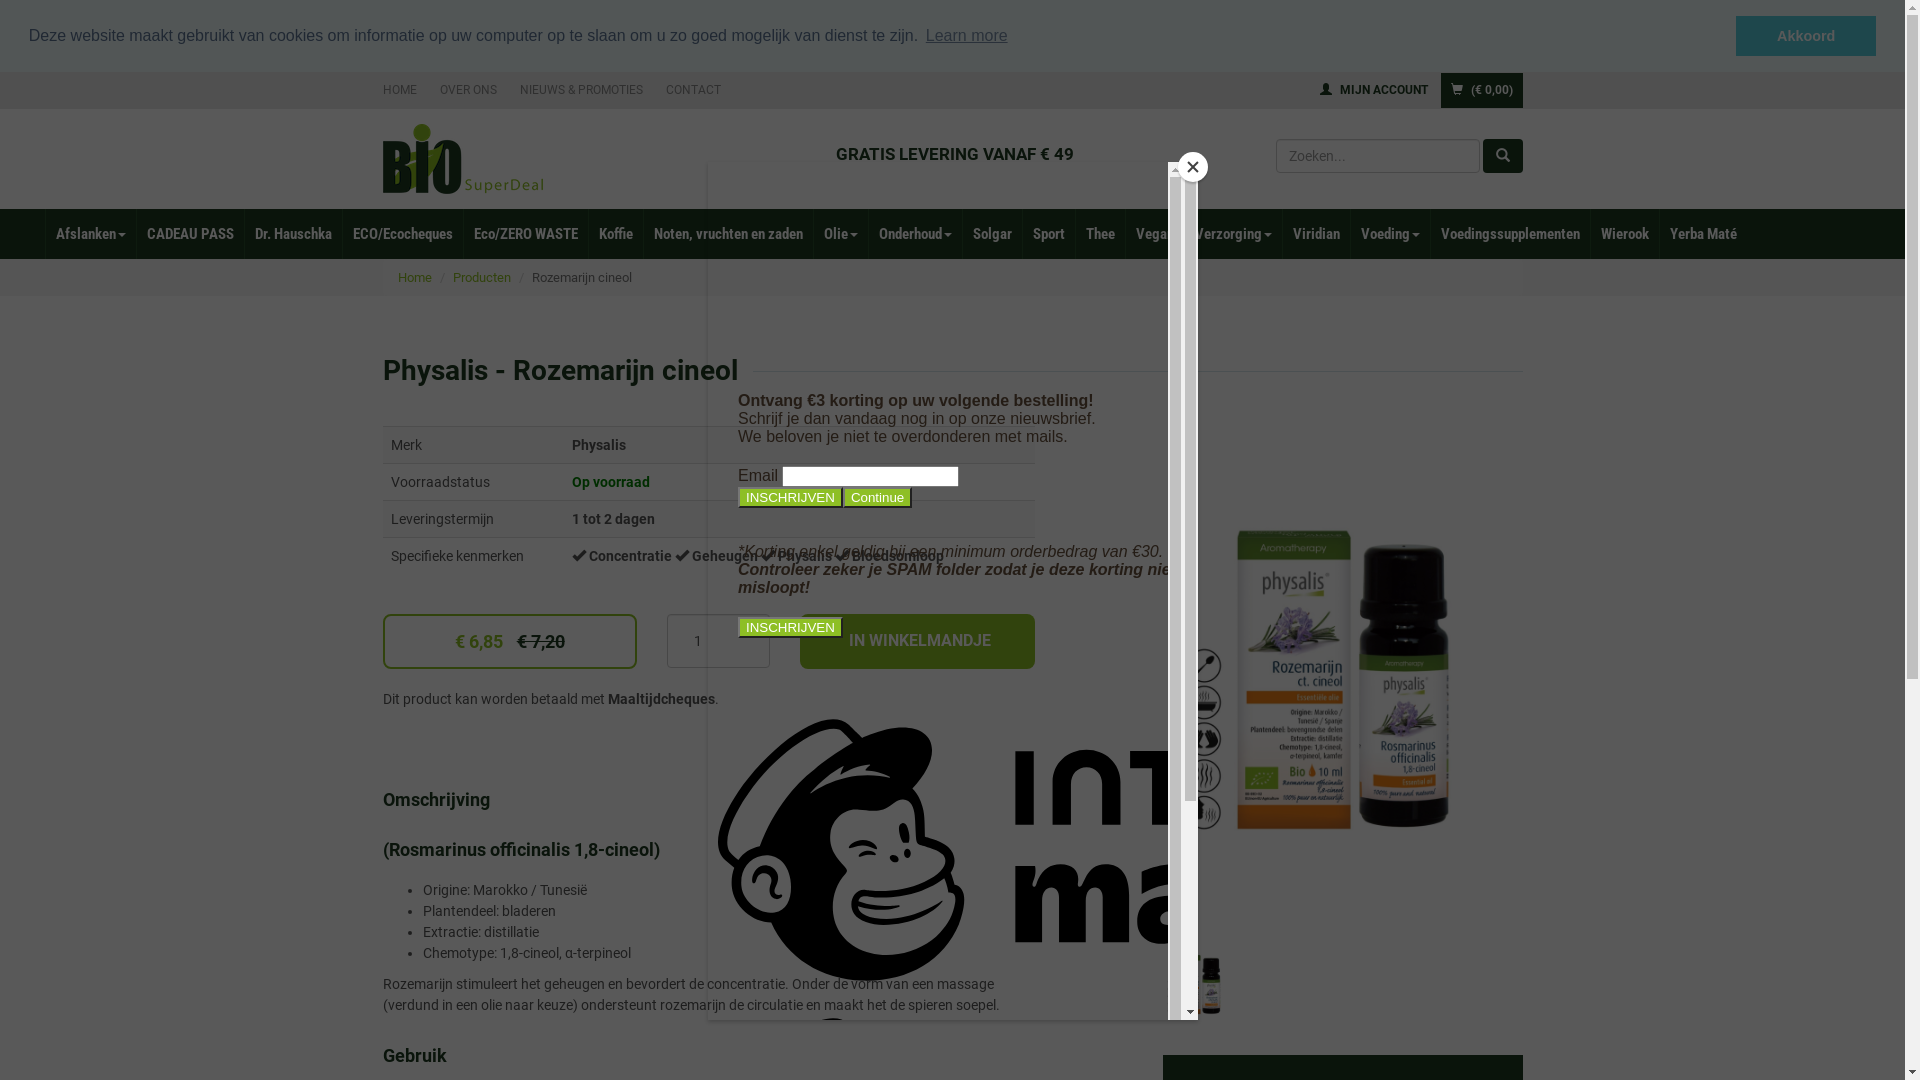 The height and width of the screenshot is (1080, 1920). I want to click on 'Solgar', so click(992, 231).